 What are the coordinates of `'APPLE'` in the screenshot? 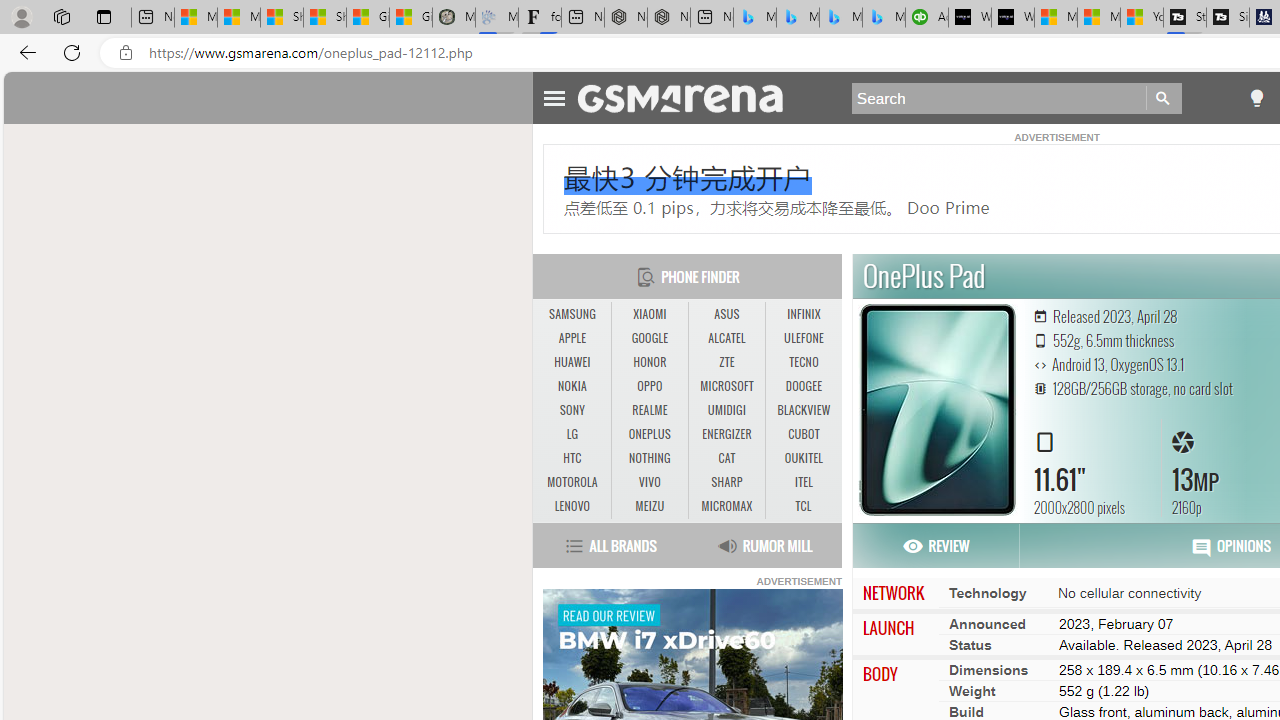 It's located at (571, 337).